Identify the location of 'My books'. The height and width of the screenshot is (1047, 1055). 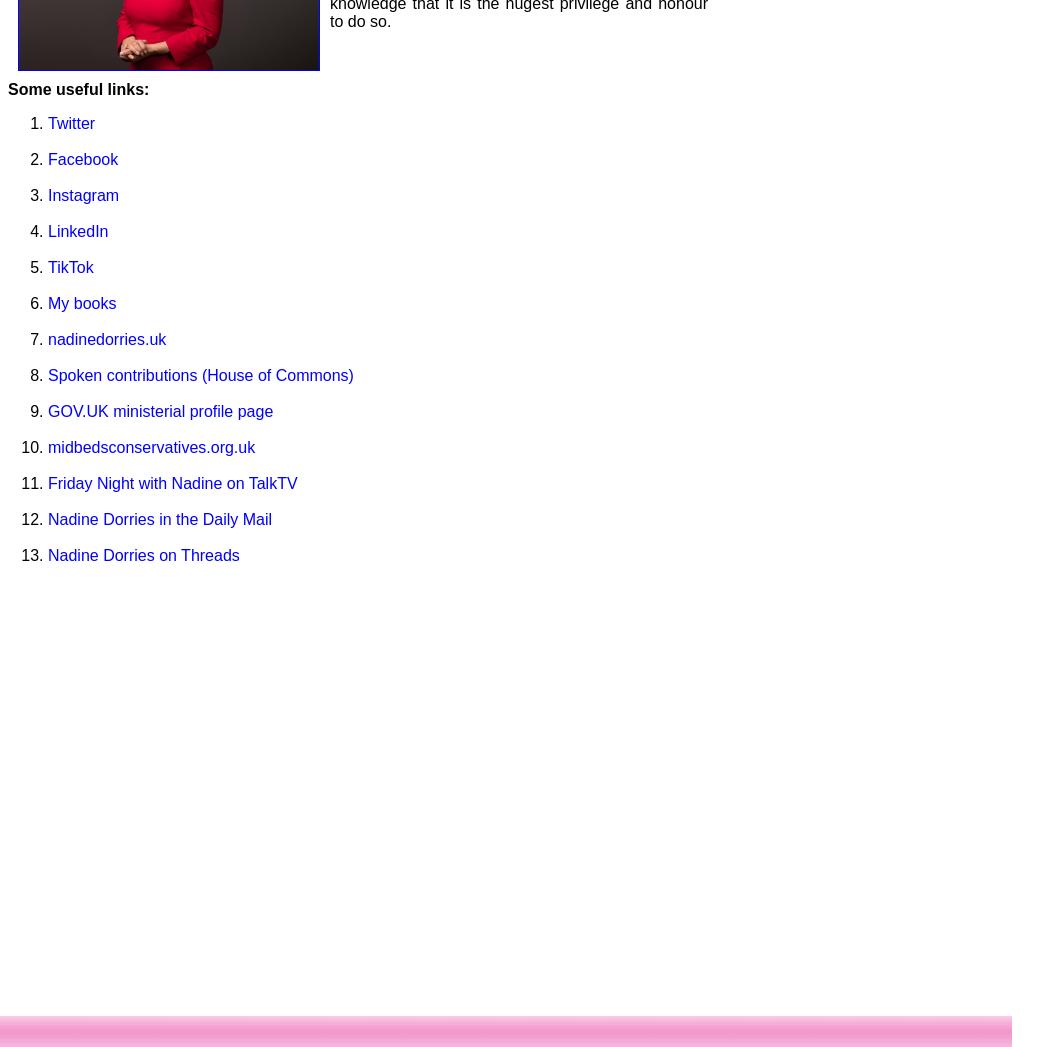
(80, 301).